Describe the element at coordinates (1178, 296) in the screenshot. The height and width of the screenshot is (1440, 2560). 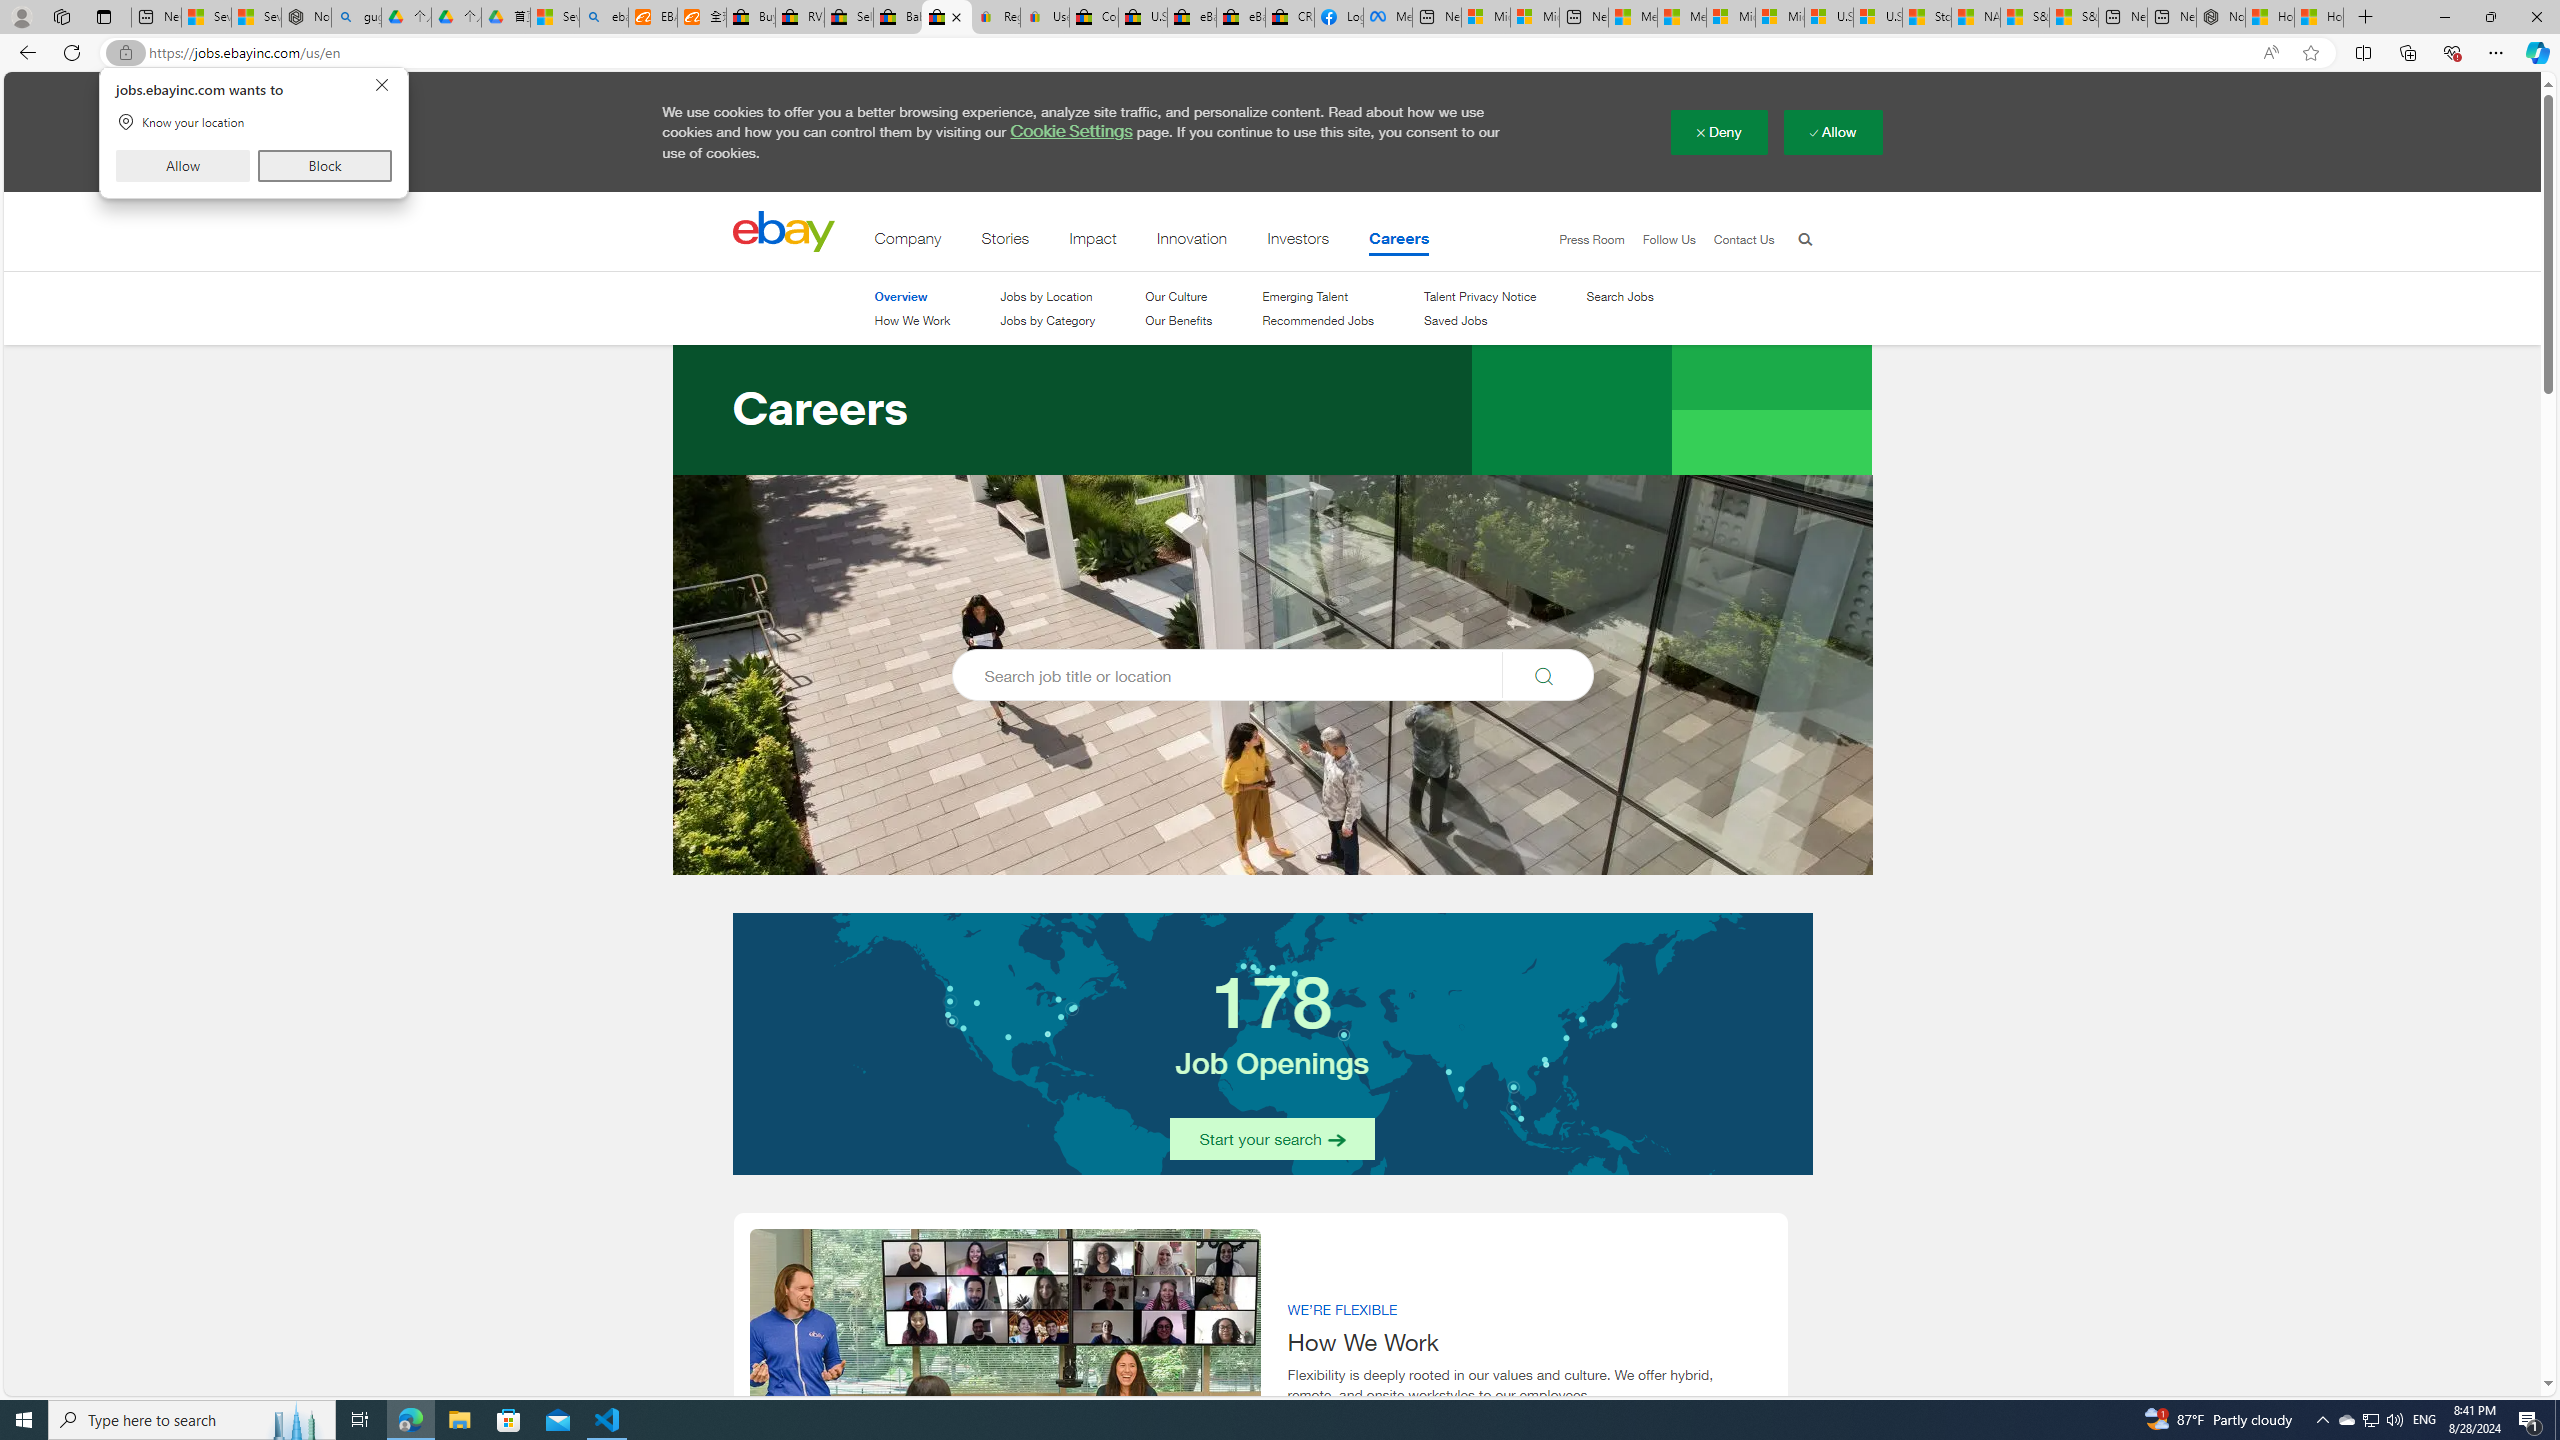
I see `'Our Culture'` at that location.